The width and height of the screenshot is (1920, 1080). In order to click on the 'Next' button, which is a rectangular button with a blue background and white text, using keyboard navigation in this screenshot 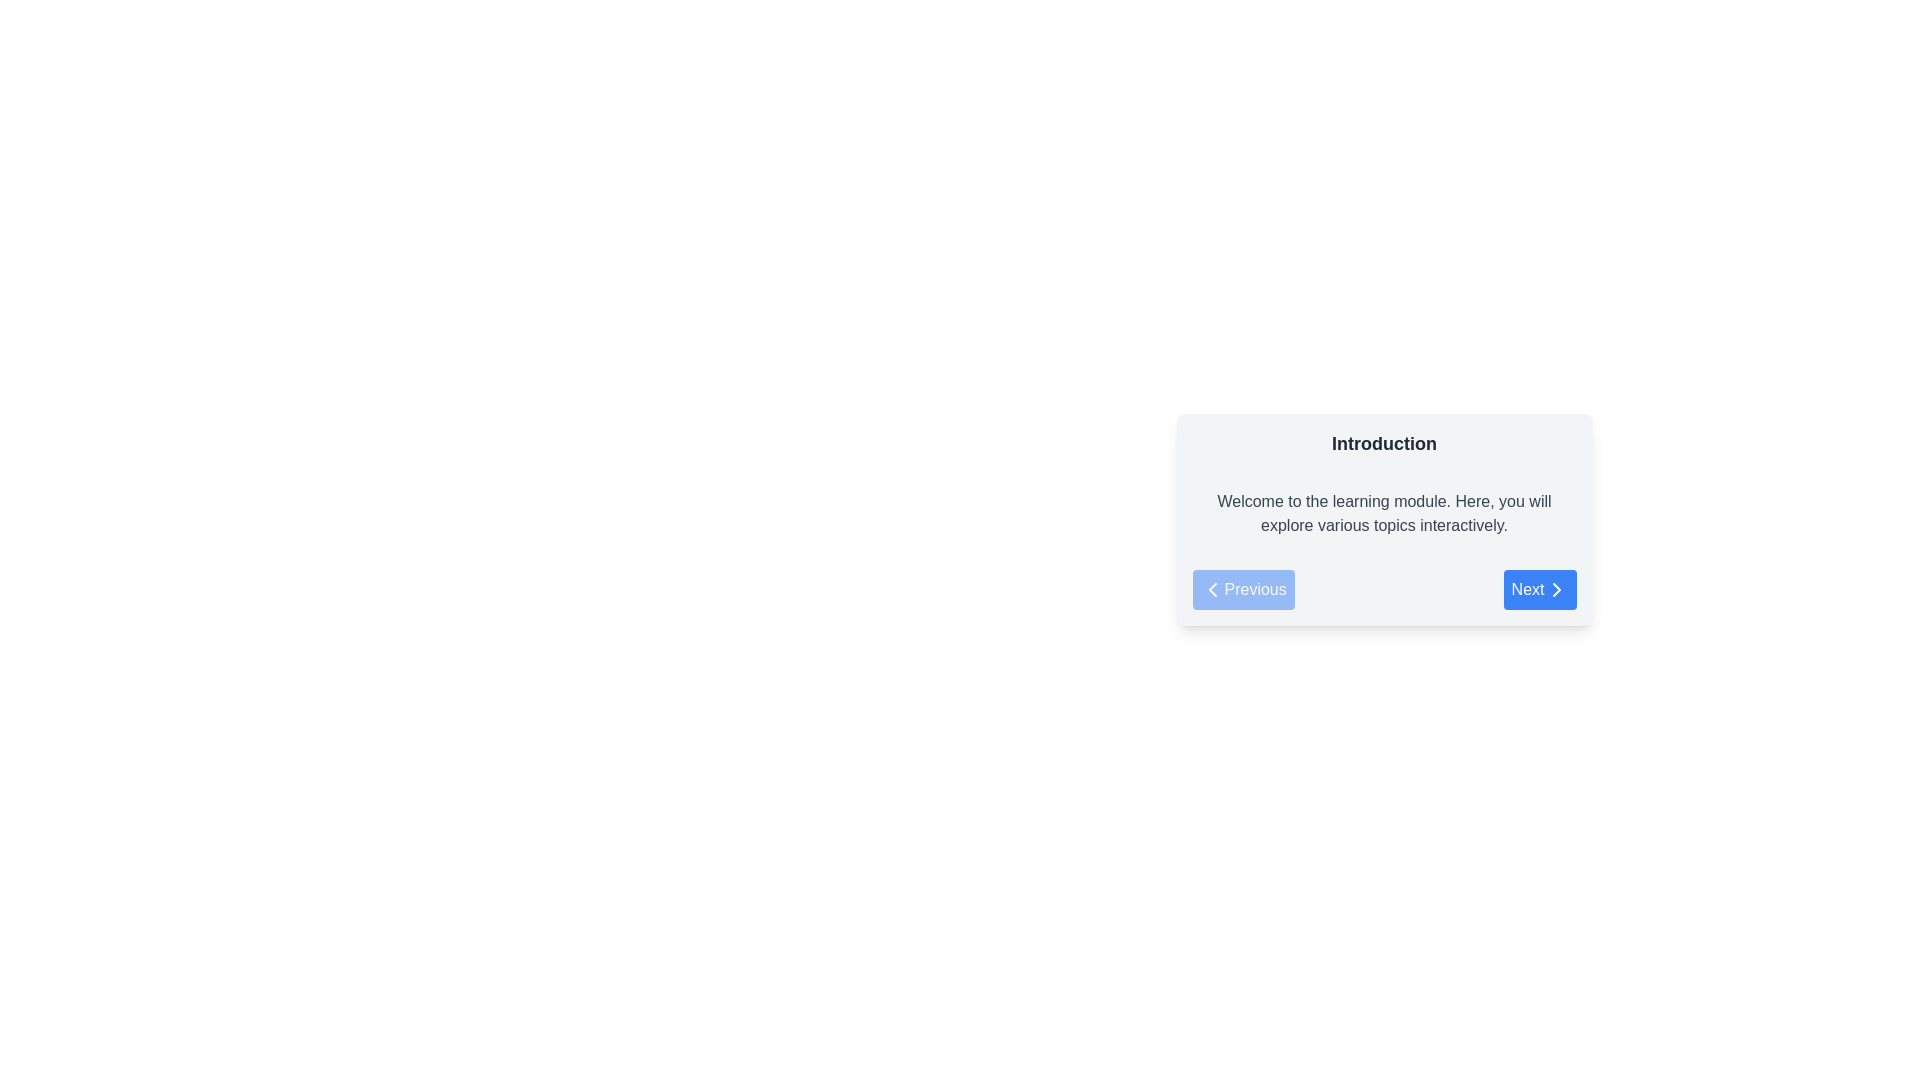, I will do `click(1539, 589)`.